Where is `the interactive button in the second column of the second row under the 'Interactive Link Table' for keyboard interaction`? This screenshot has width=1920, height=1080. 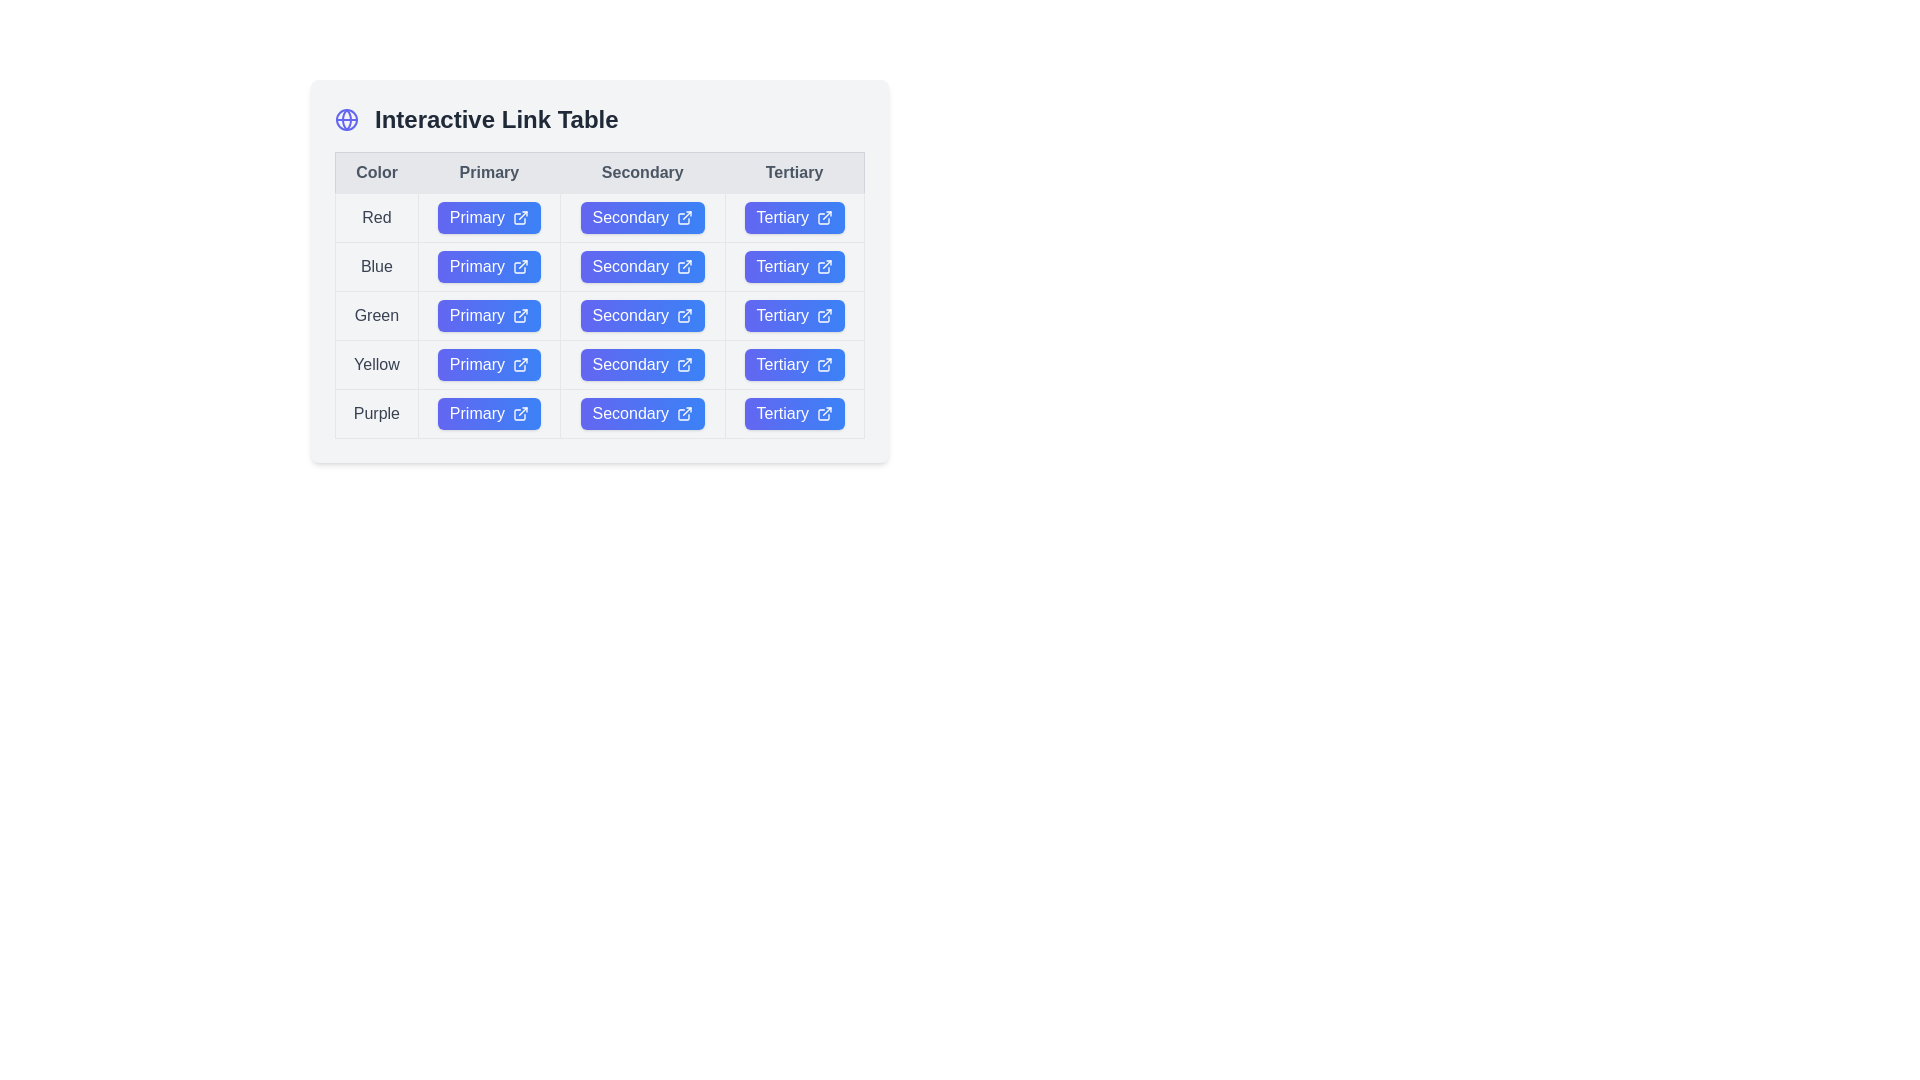 the interactive button in the second column of the second row under the 'Interactive Link Table' for keyboard interaction is located at coordinates (642, 265).